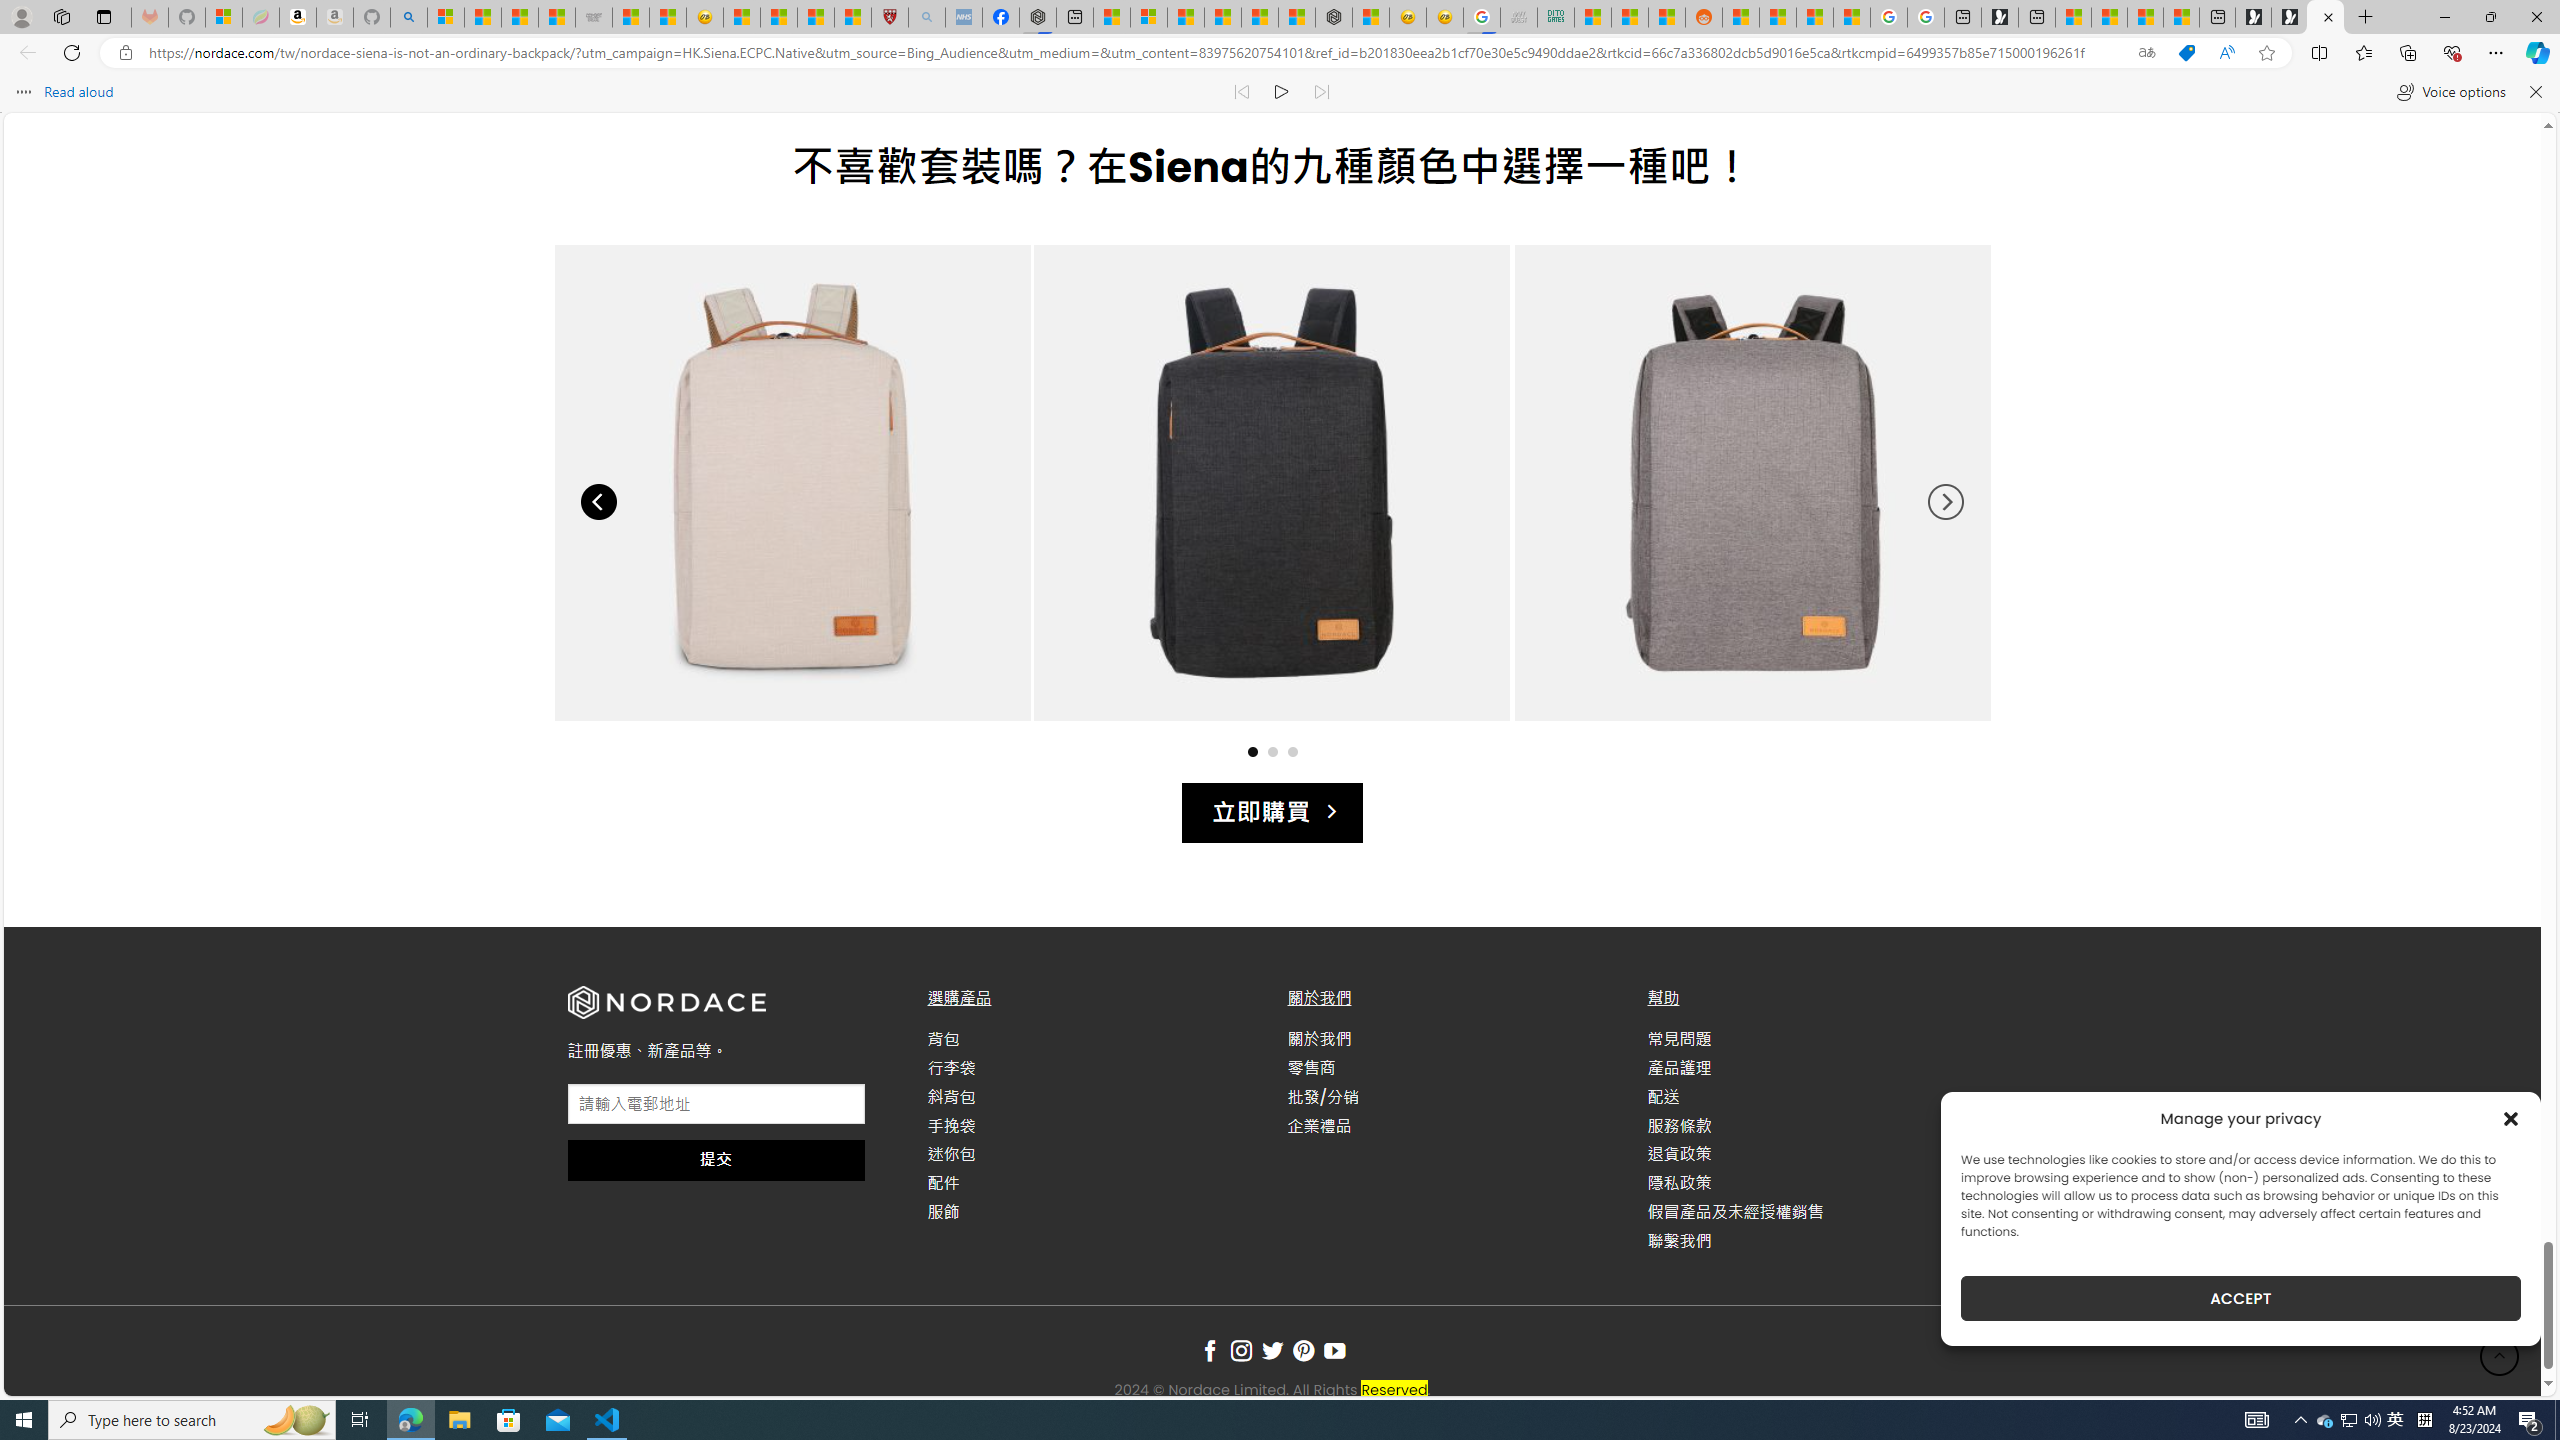  I want to click on 'Close read aloud', so click(2533, 91).